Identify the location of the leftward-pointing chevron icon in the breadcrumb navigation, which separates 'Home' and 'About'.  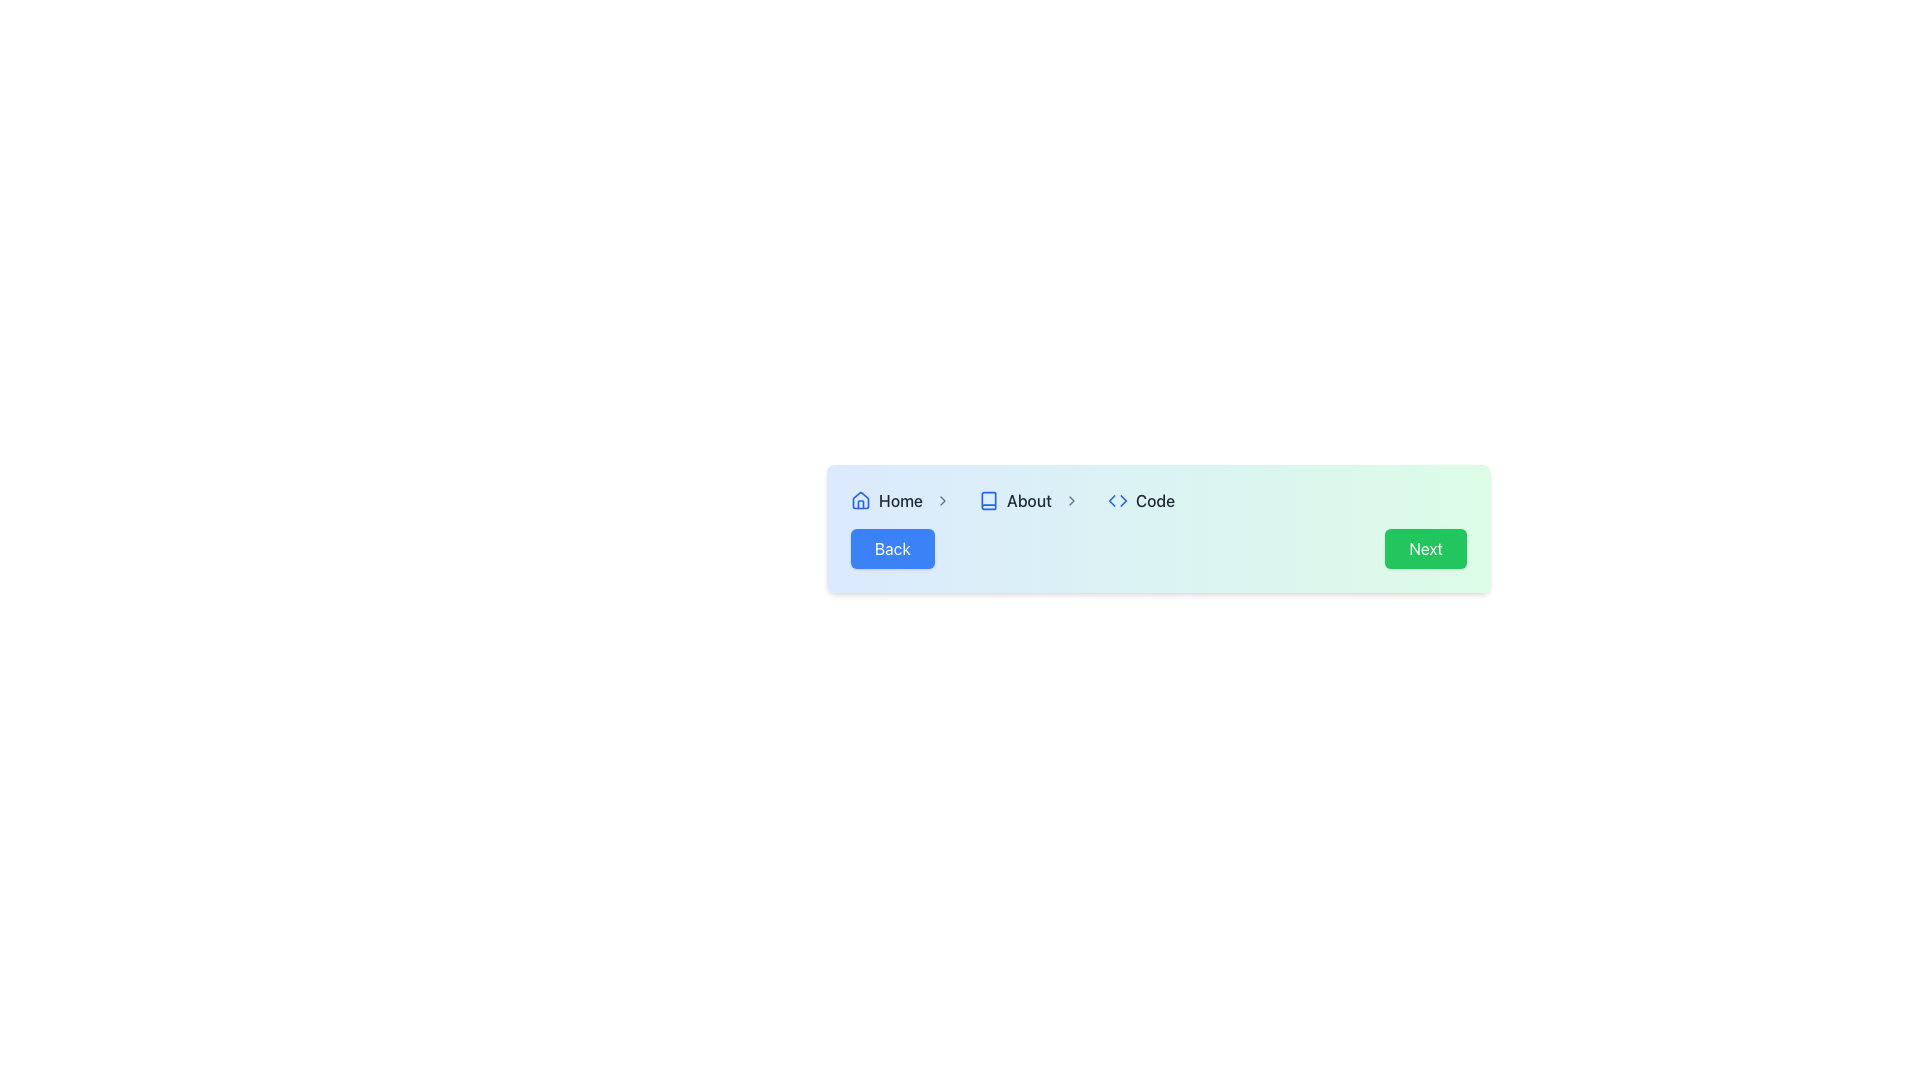
(1111, 500).